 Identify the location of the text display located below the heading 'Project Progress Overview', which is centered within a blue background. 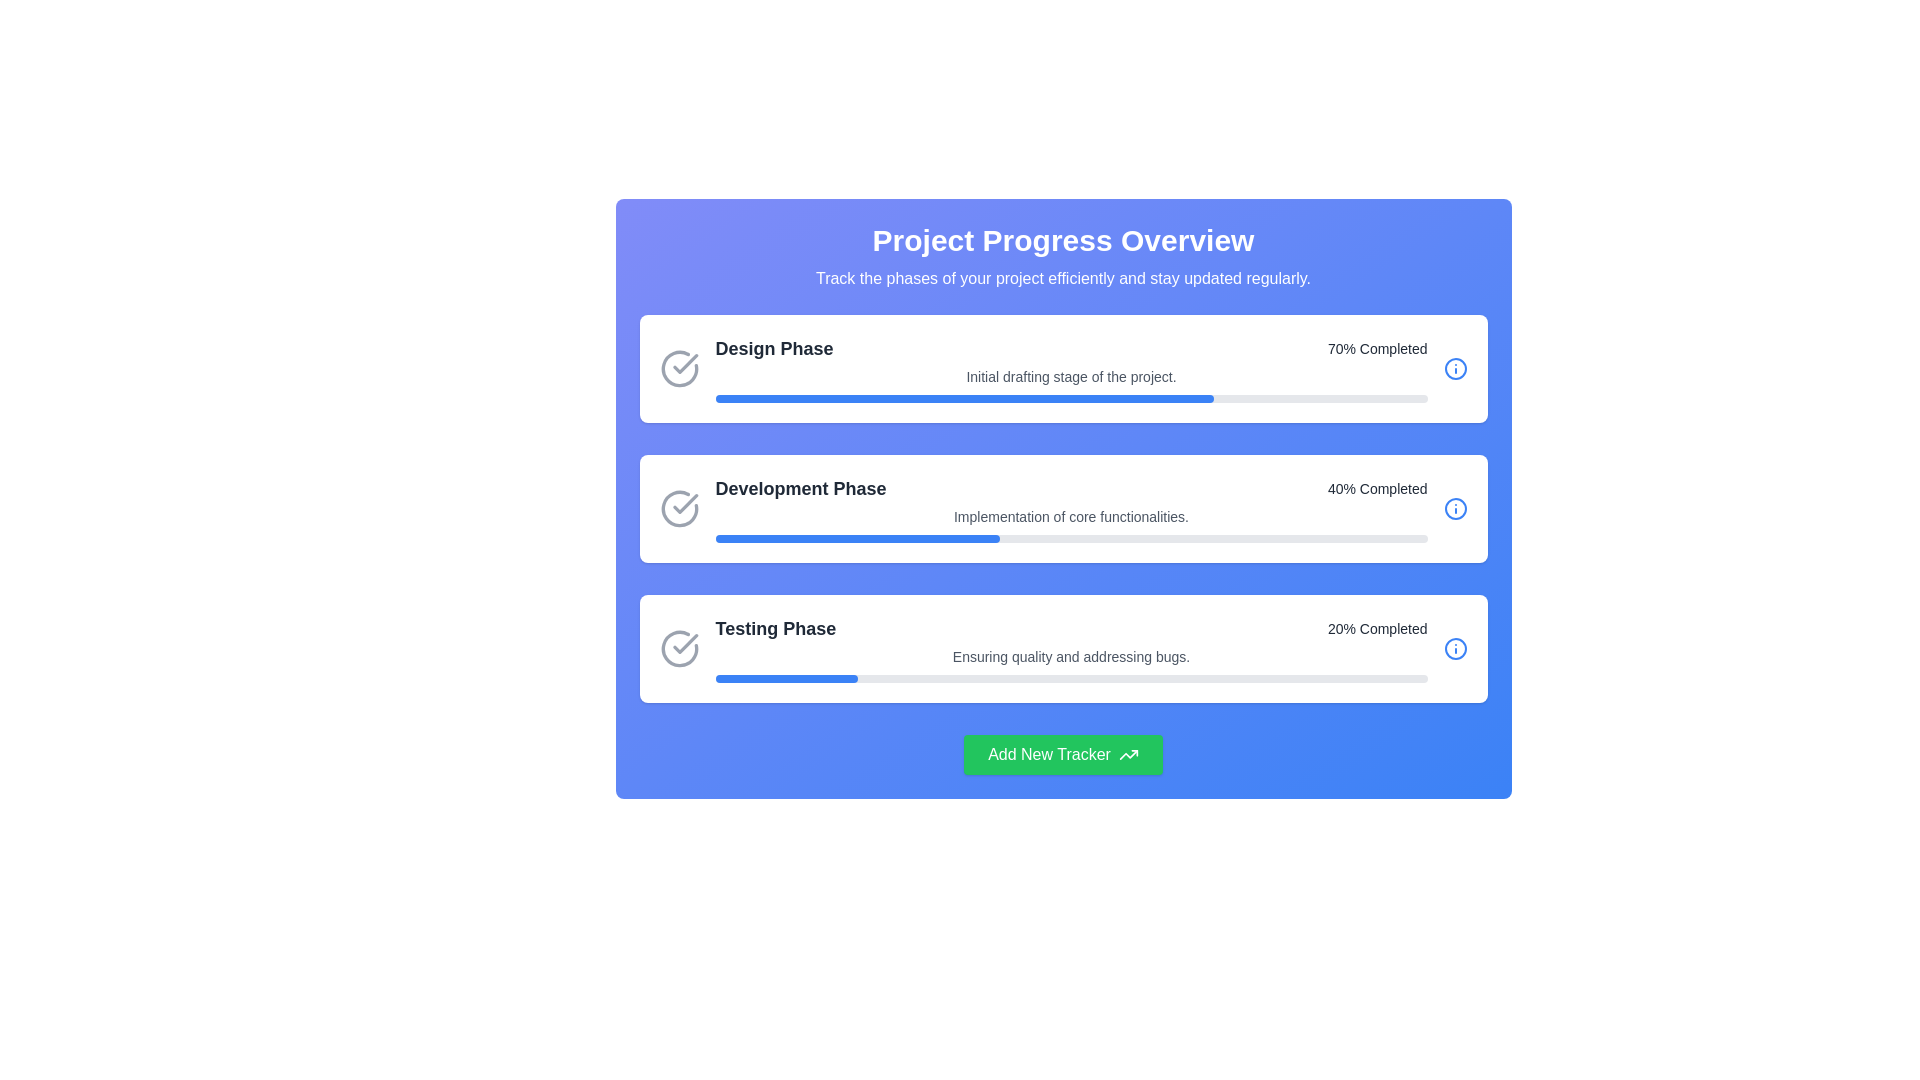
(1062, 278).